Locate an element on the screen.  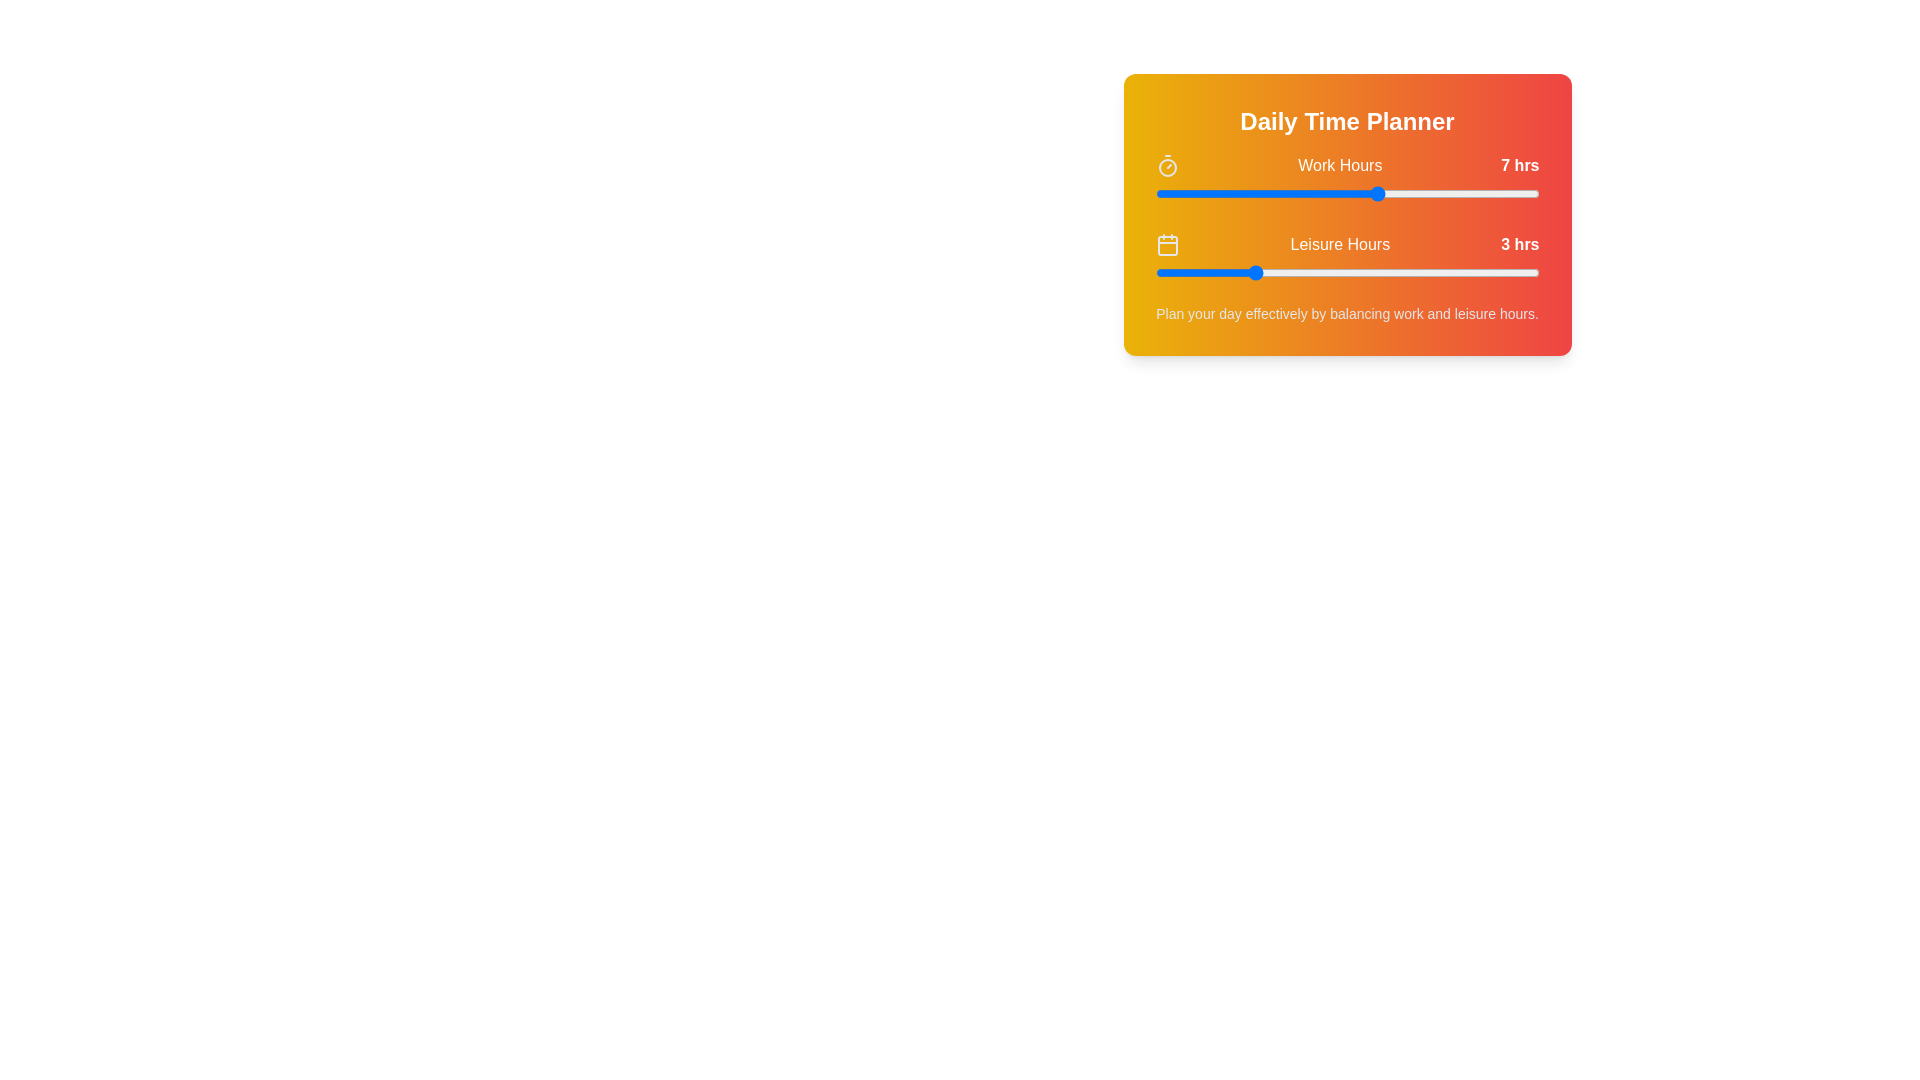
work hours is located at coordinates (1378, 193).